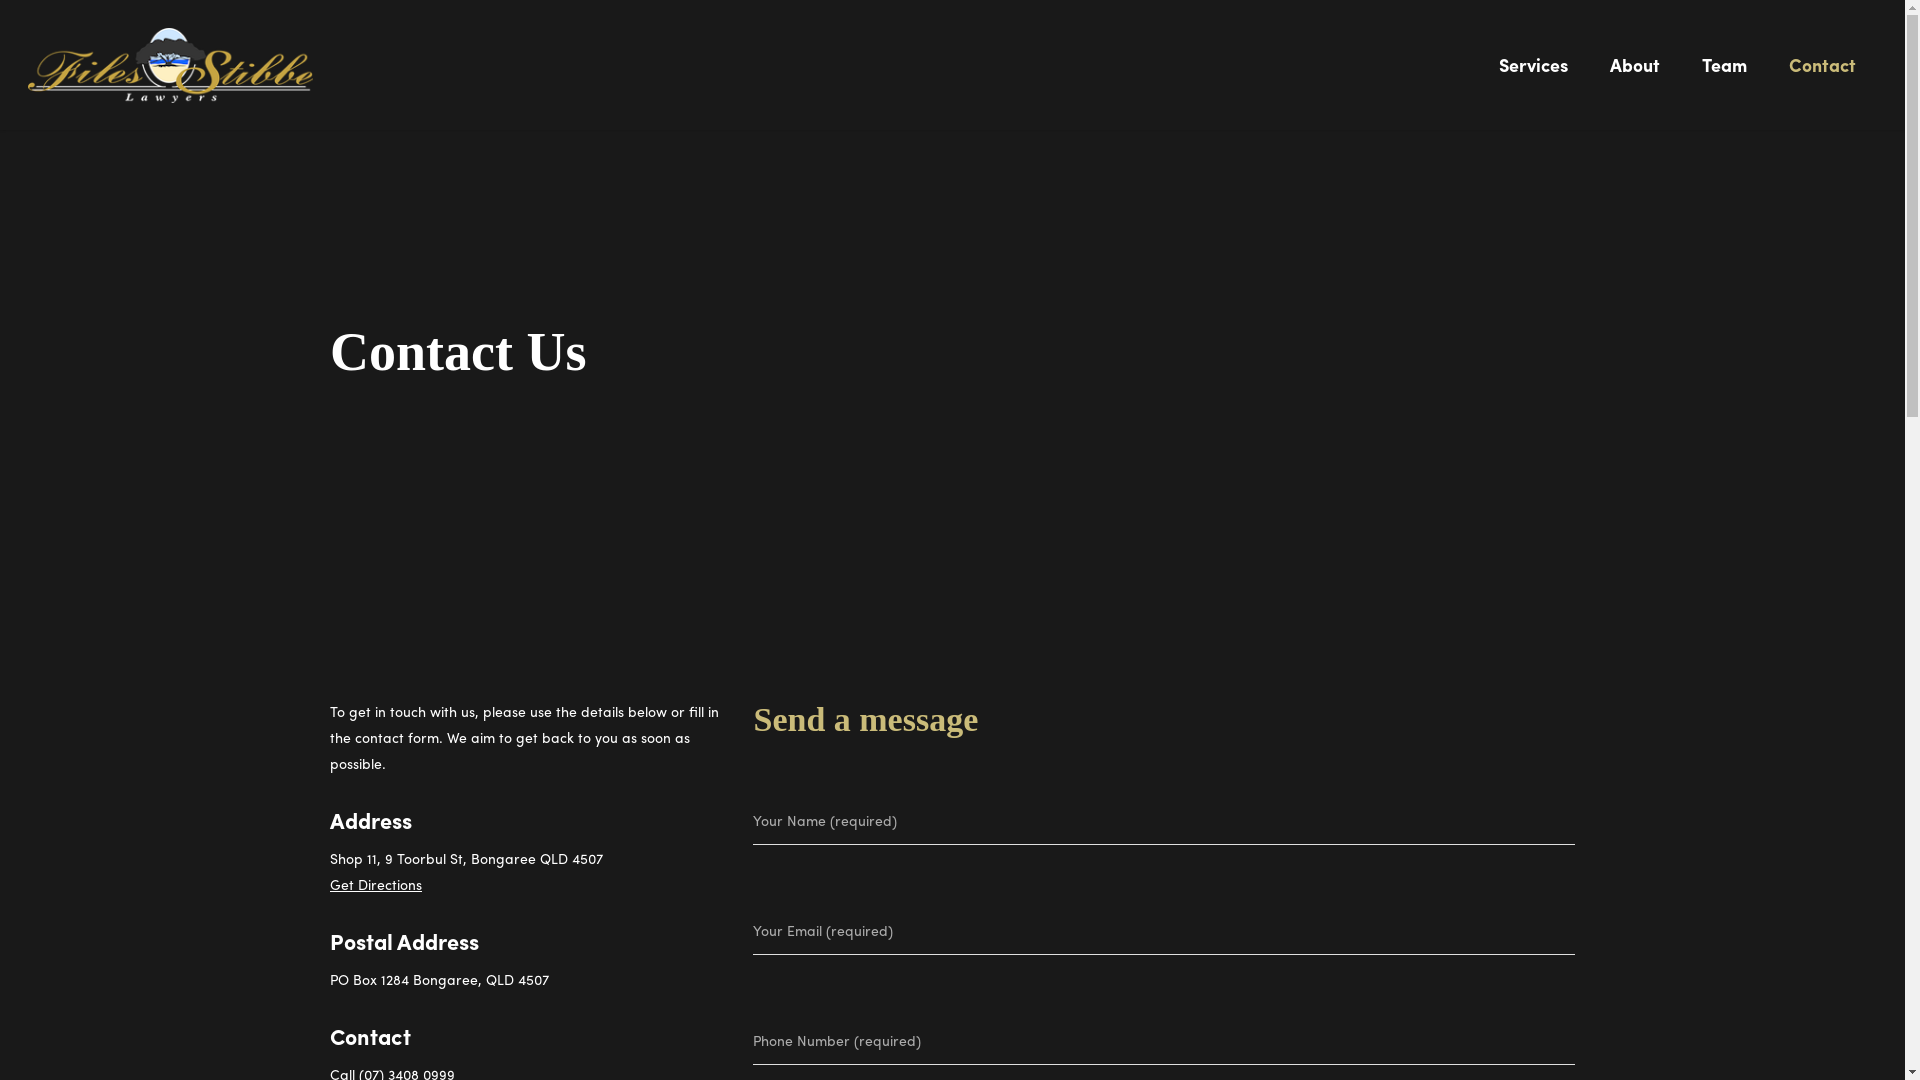  I want to click on 'Get Directions', so click(330, 882).